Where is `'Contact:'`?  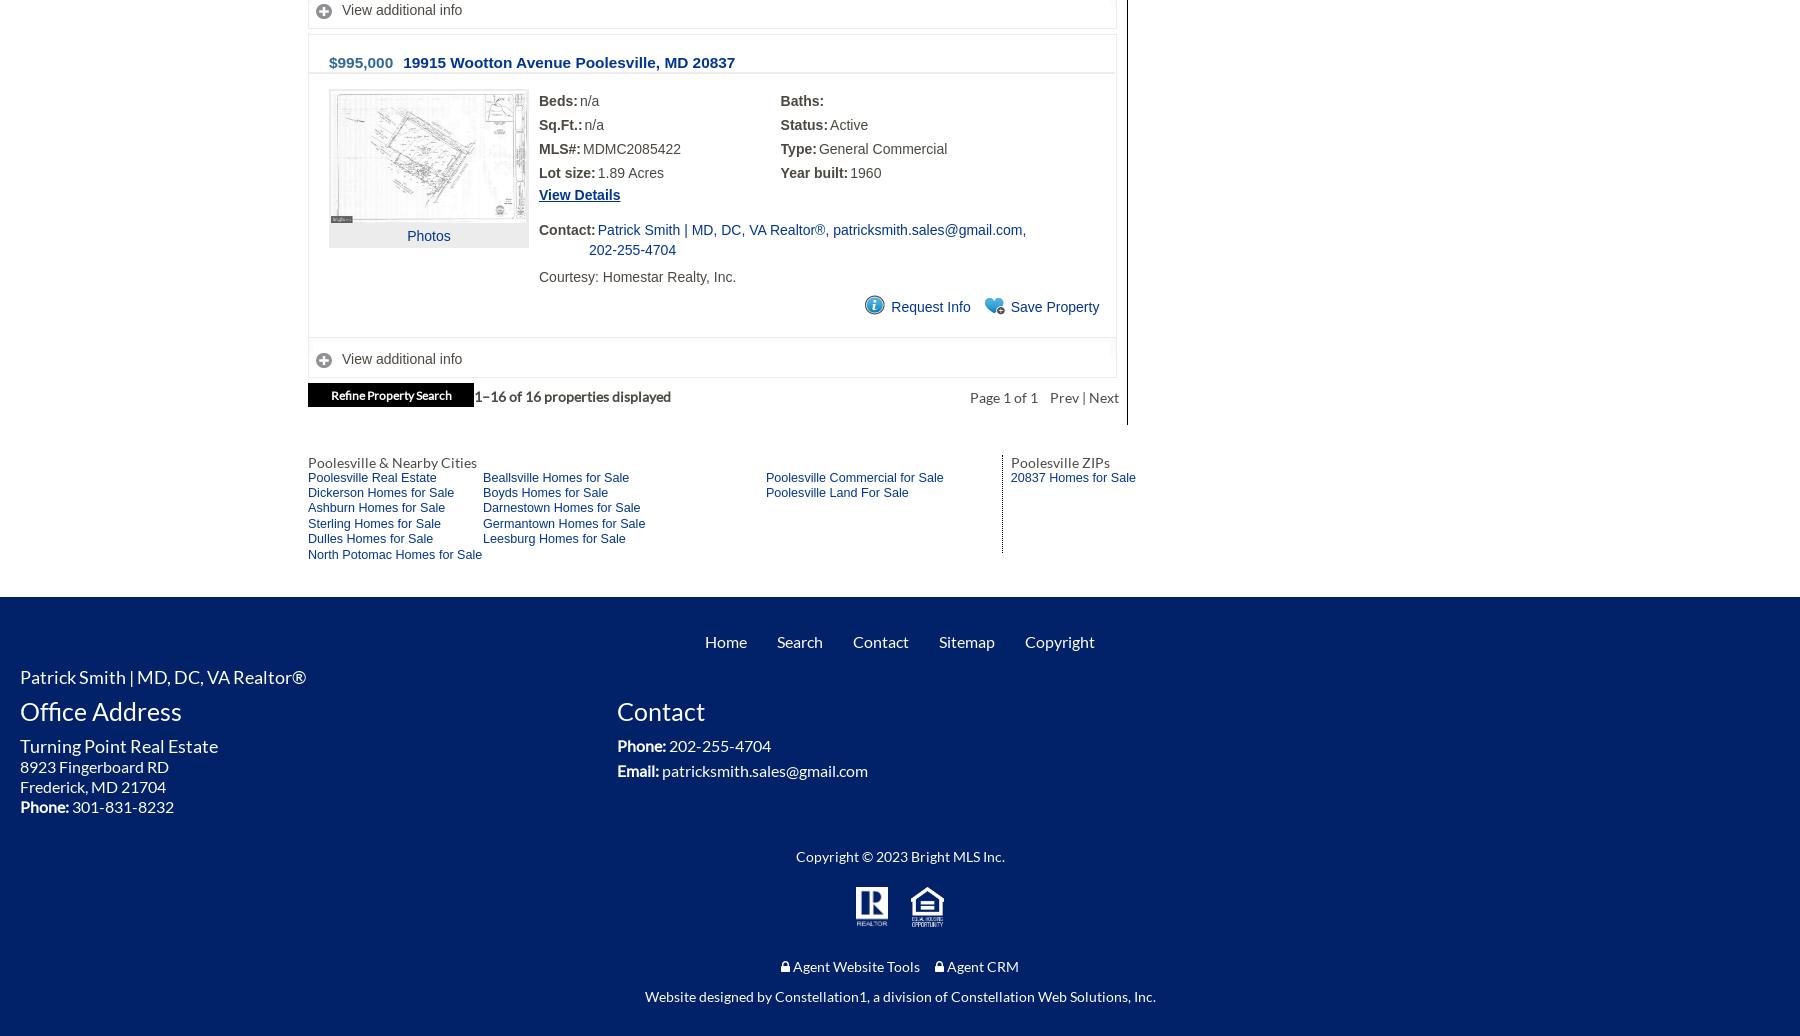 'Contact:' is located at coordinates (537, 228).